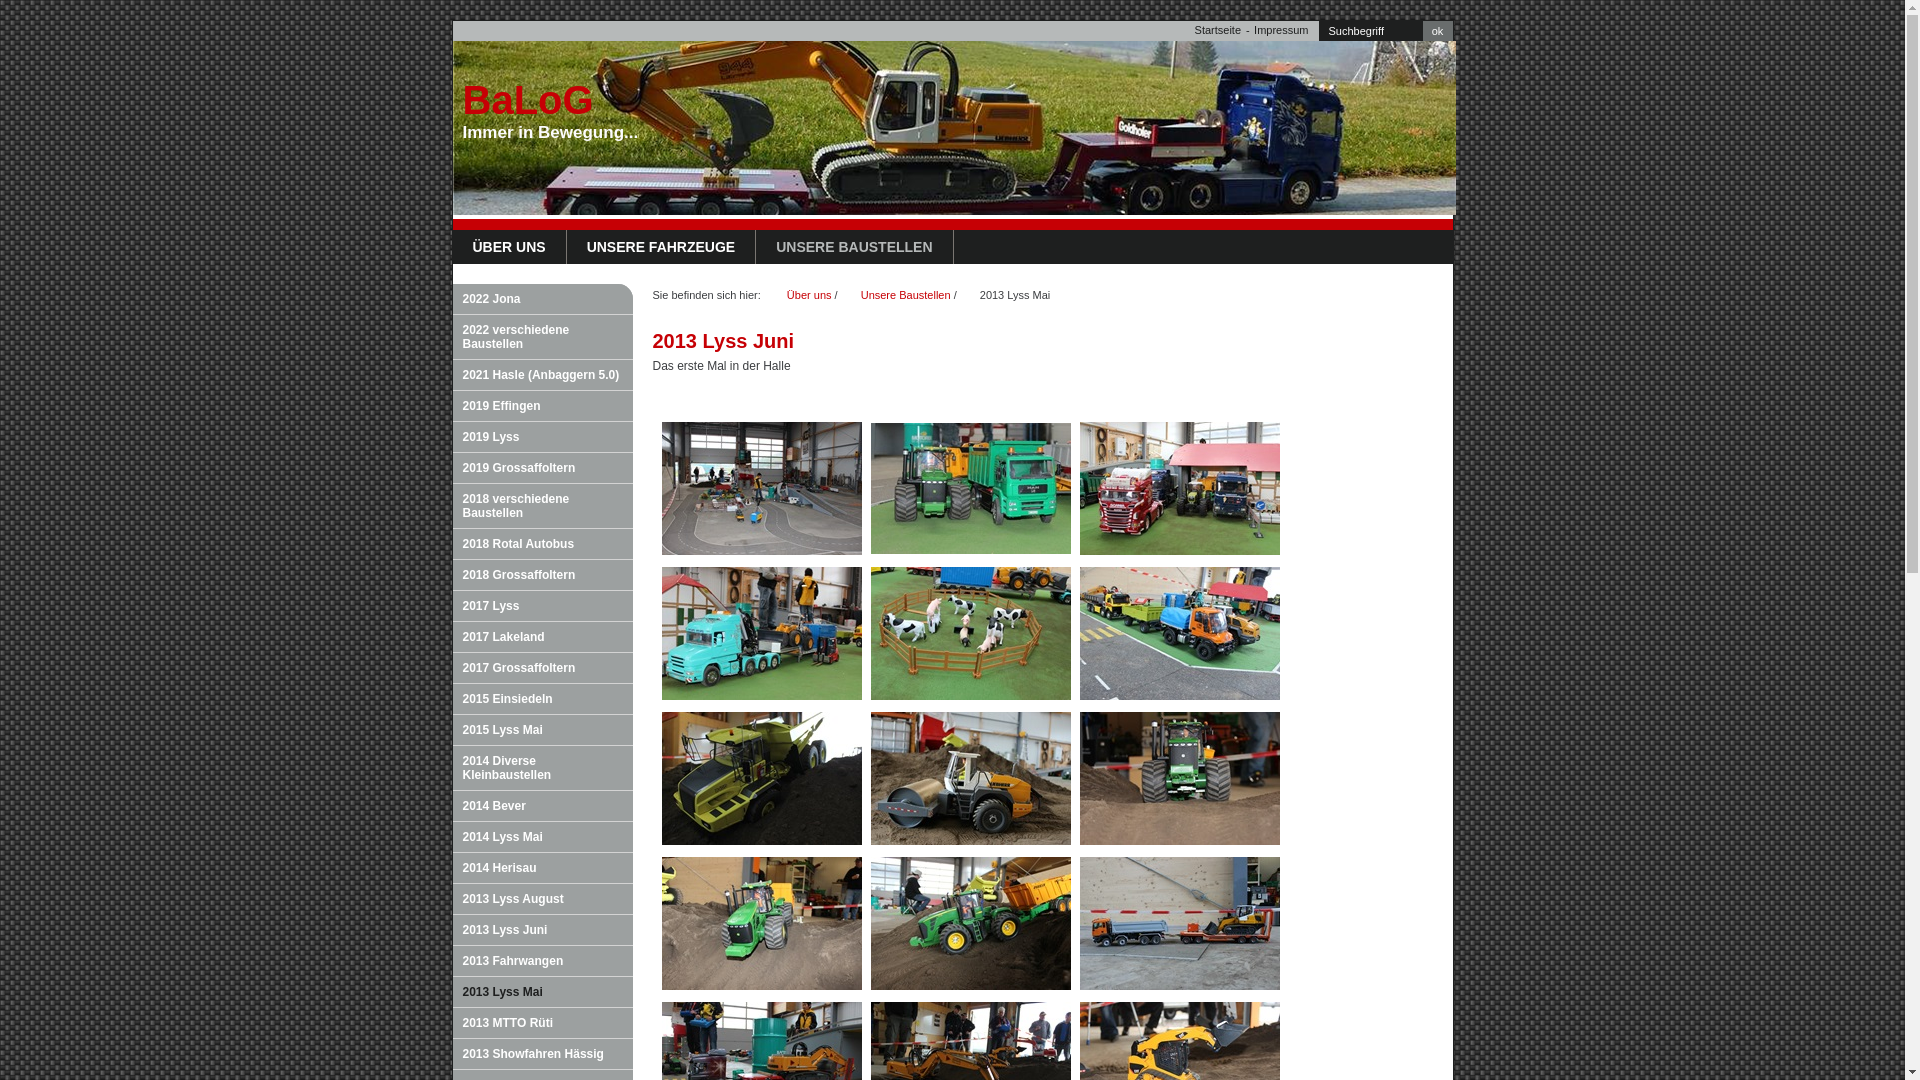 This screenshot has height=1080, width=1920. I want to click on '2019 Lyss', so click(542, 436).